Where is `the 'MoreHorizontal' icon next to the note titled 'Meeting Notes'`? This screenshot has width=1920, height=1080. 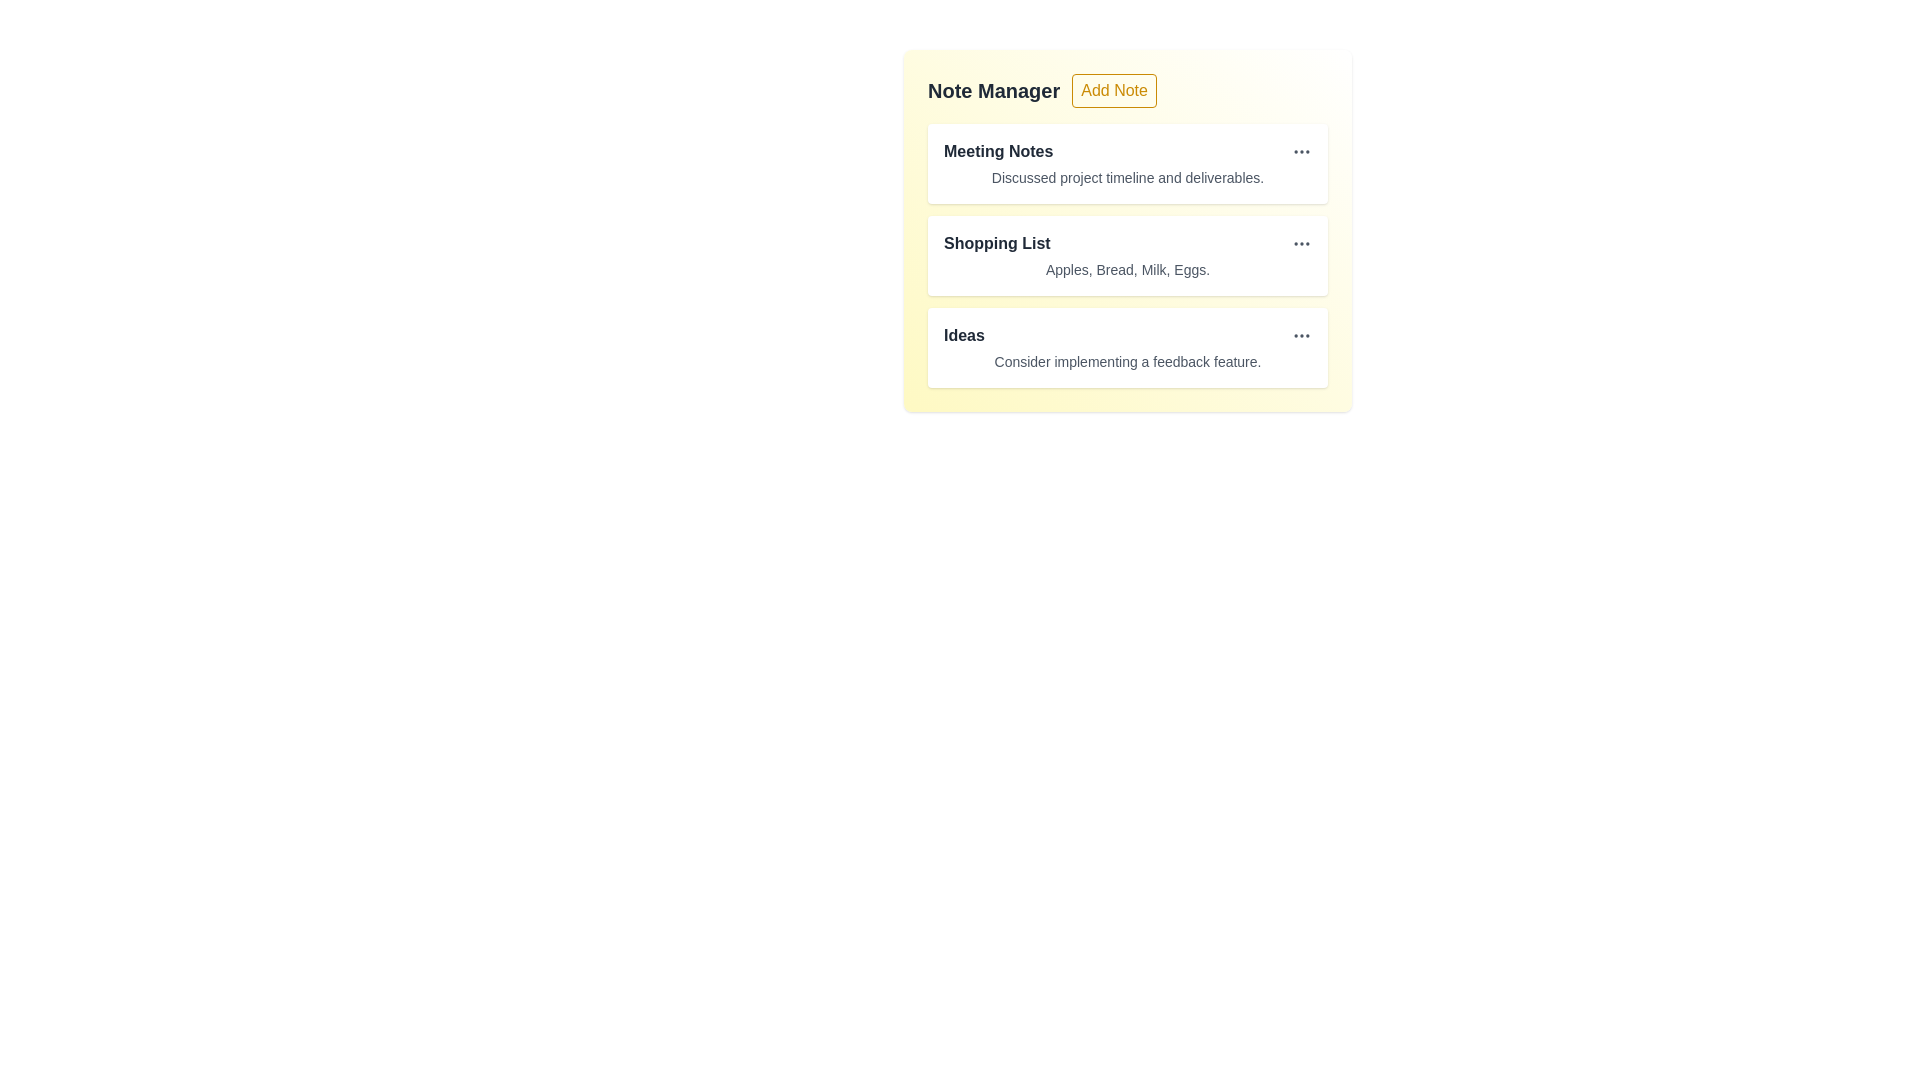
the 'MoreHorizontal' icon next to the note titled 'Meeting Notes' is located at coordinates (1301, 150).